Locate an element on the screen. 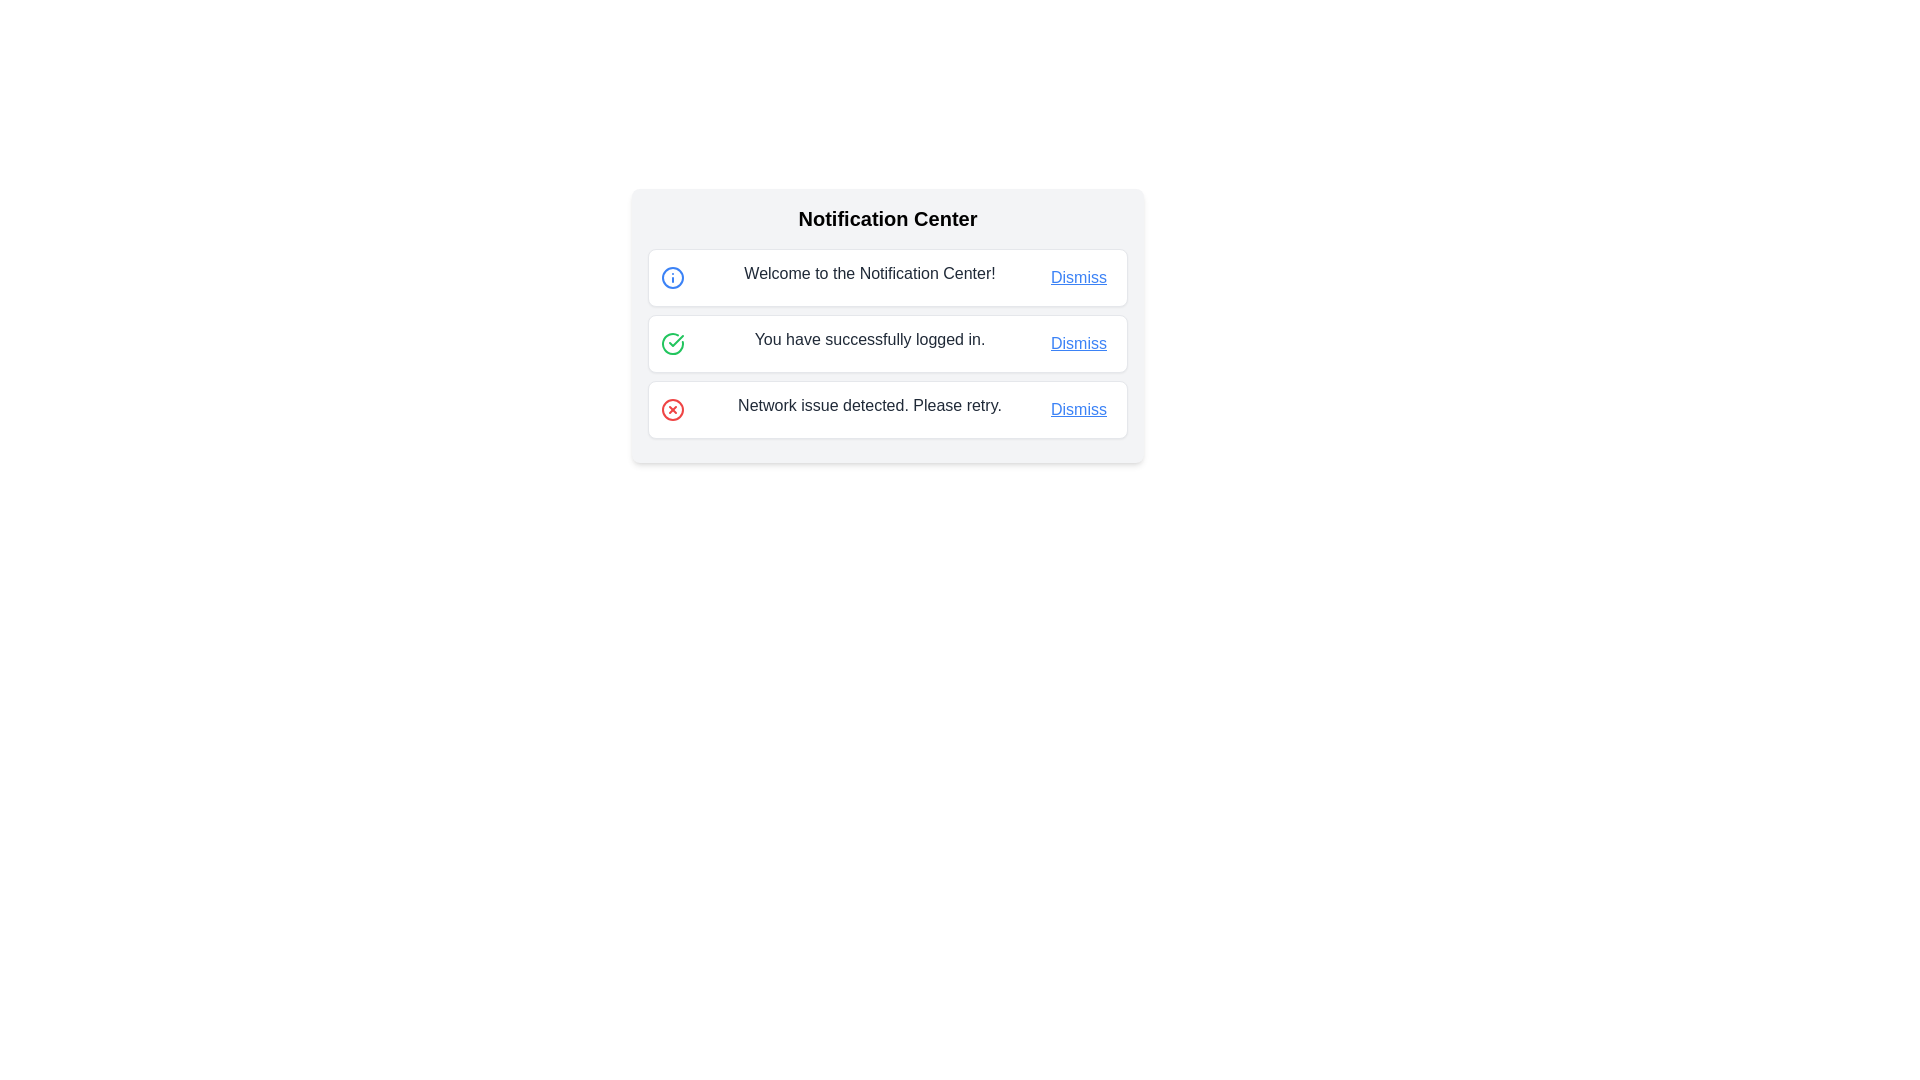  the successful login notification text label, which is located in the second notification card, to the right of a green round checkmark icon and to the left of a blue 'Dismiss' link is located at coordinates (869, 338).